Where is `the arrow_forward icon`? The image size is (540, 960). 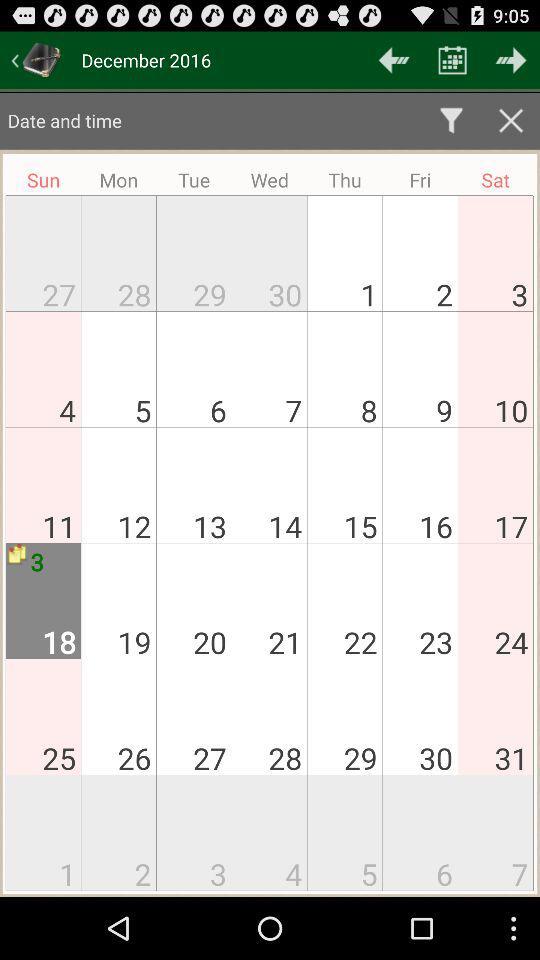
the arrow_forward icon is located at coordinates (511, 64).